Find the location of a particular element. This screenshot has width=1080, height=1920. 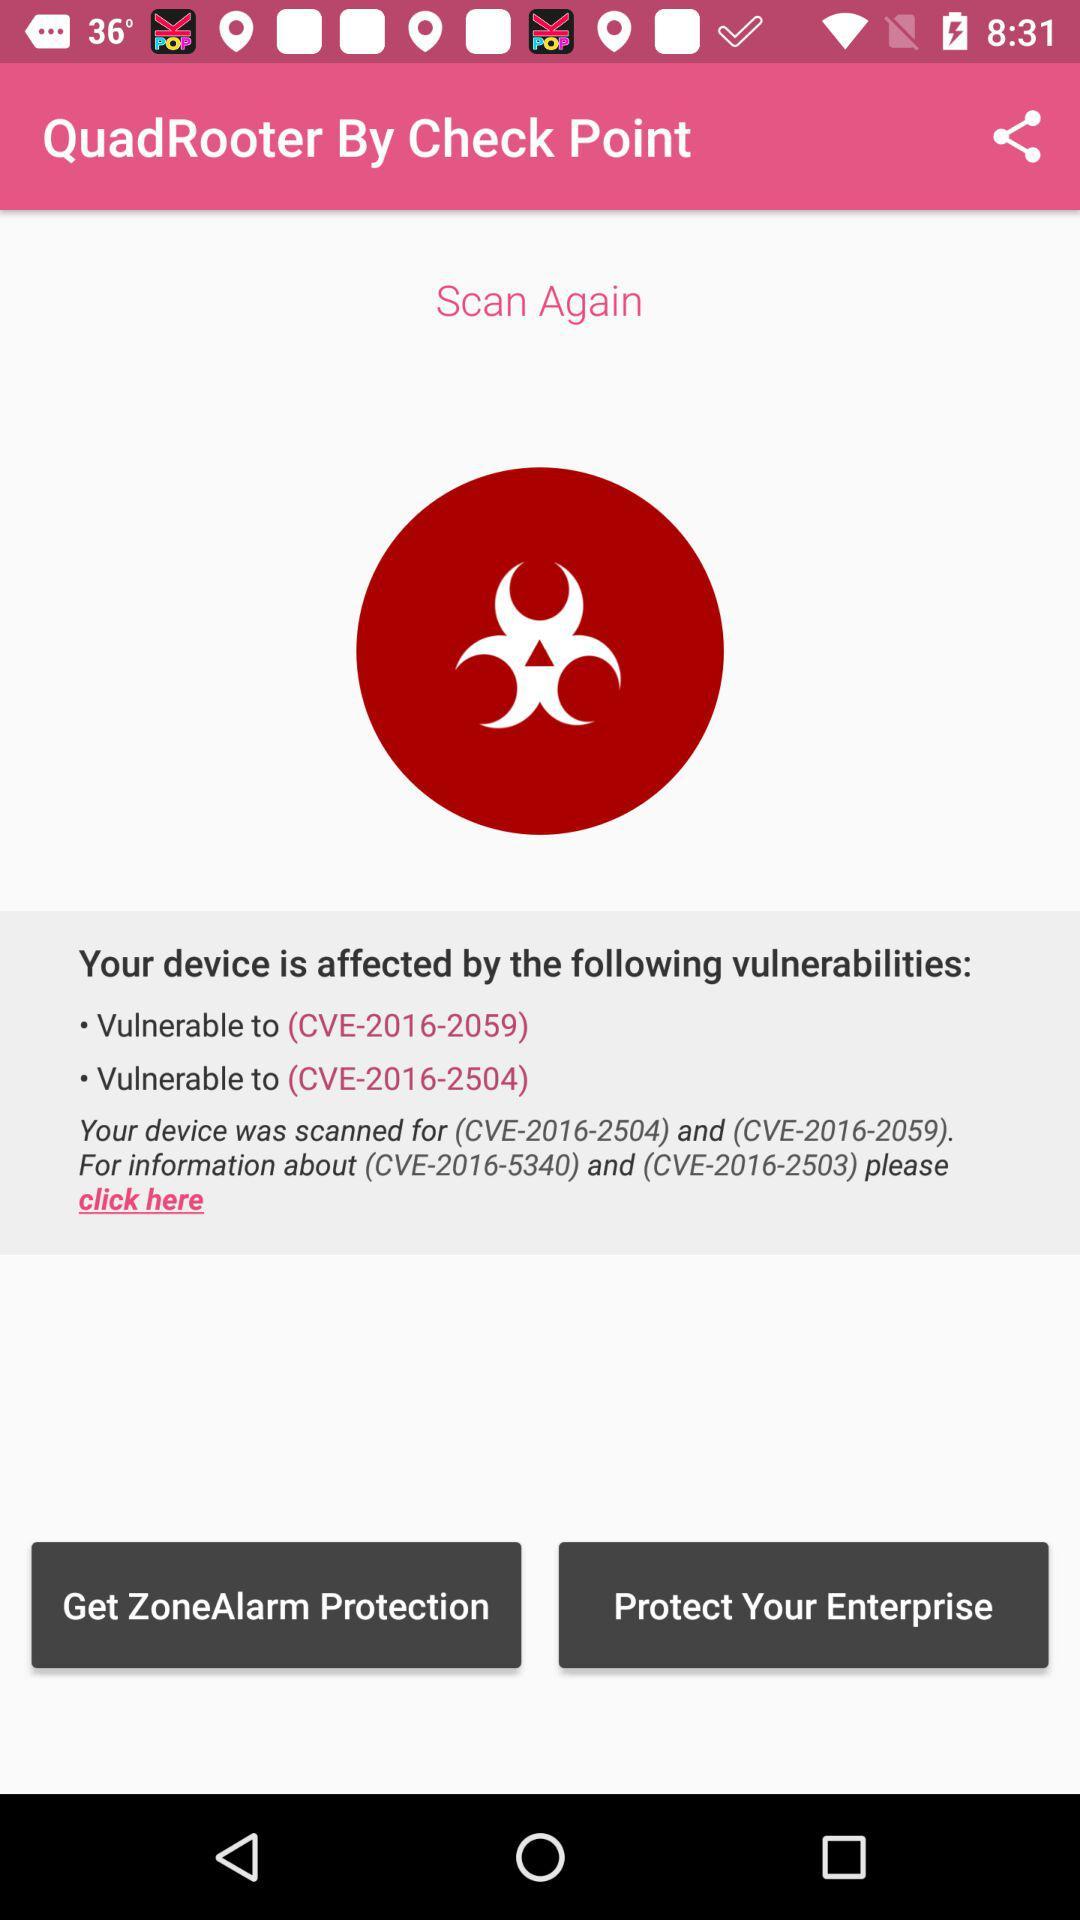

item at the top right corner is located at coordinates (1017, 135).